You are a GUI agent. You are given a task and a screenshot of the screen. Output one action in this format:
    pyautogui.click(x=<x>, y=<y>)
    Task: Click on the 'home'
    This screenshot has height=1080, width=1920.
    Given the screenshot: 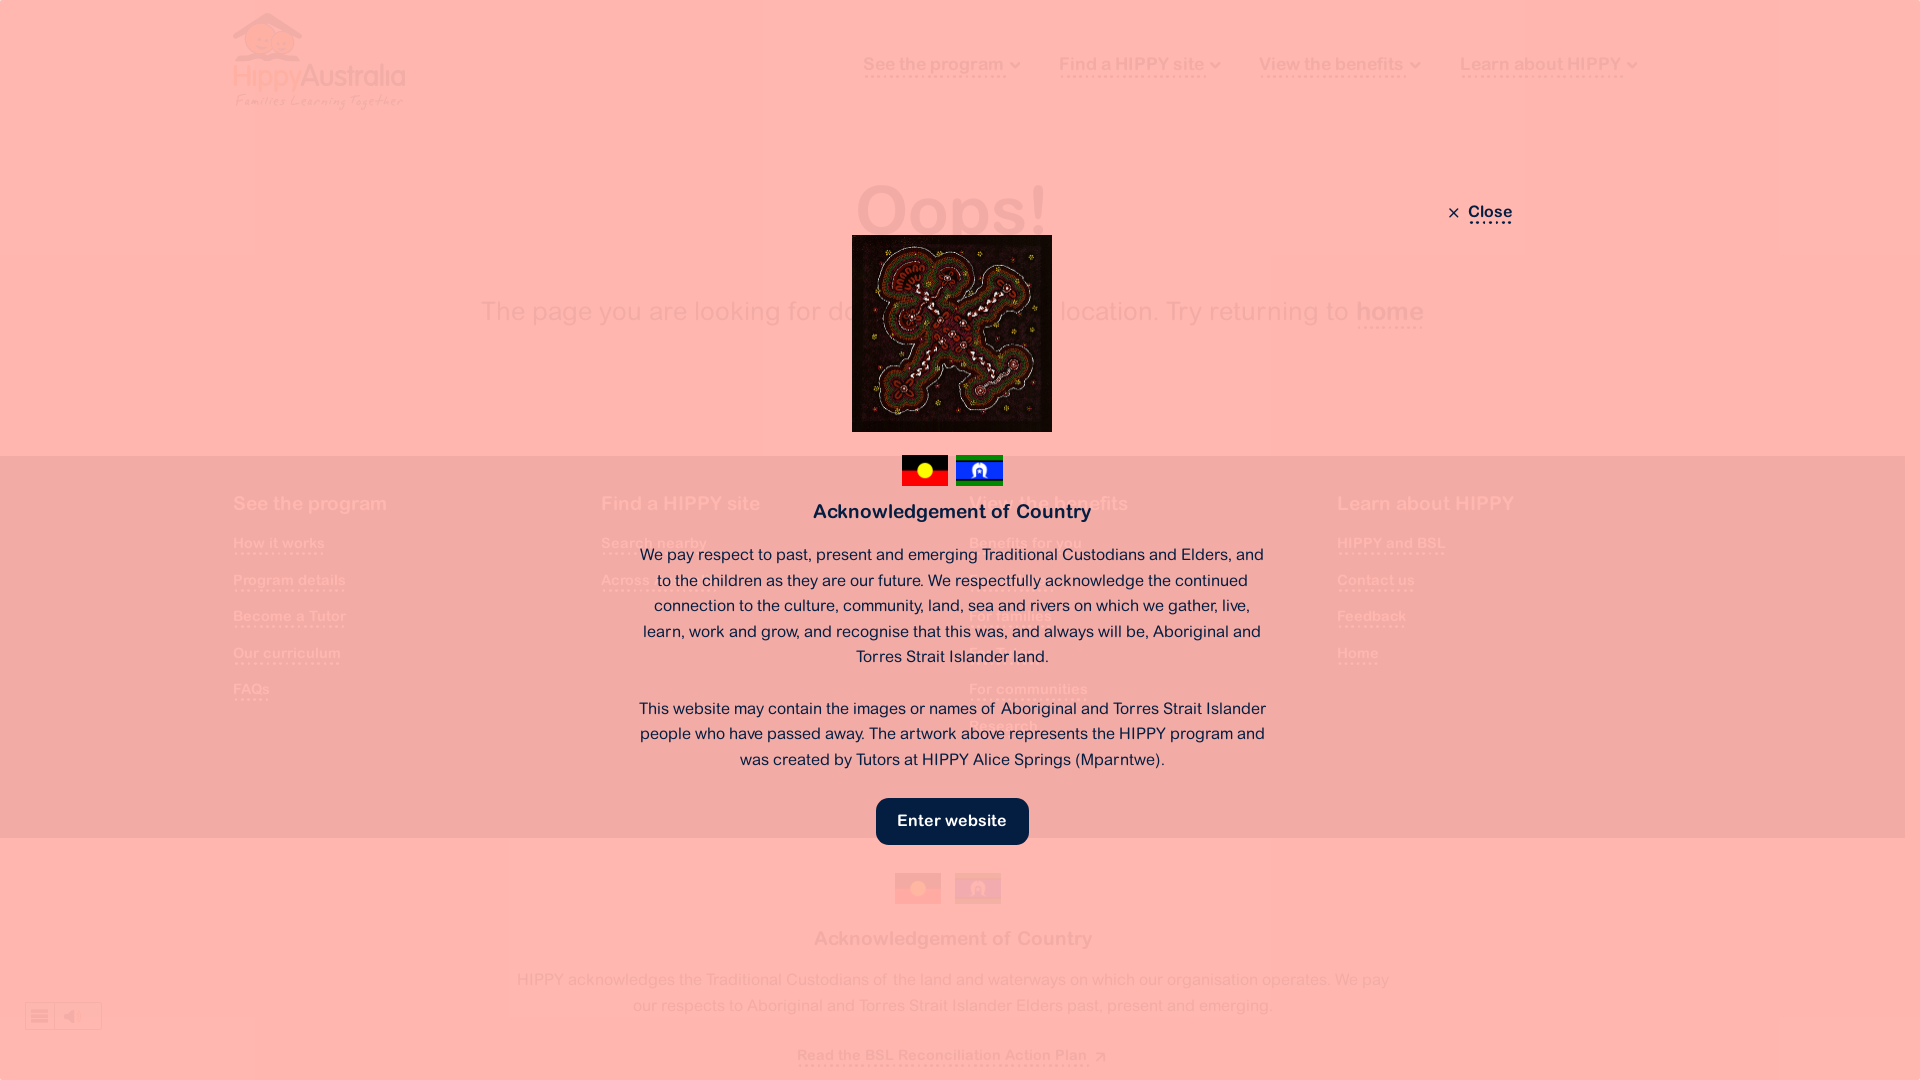 What is the action you would take?
    pyautogui.click(x=1356, y=311)
    